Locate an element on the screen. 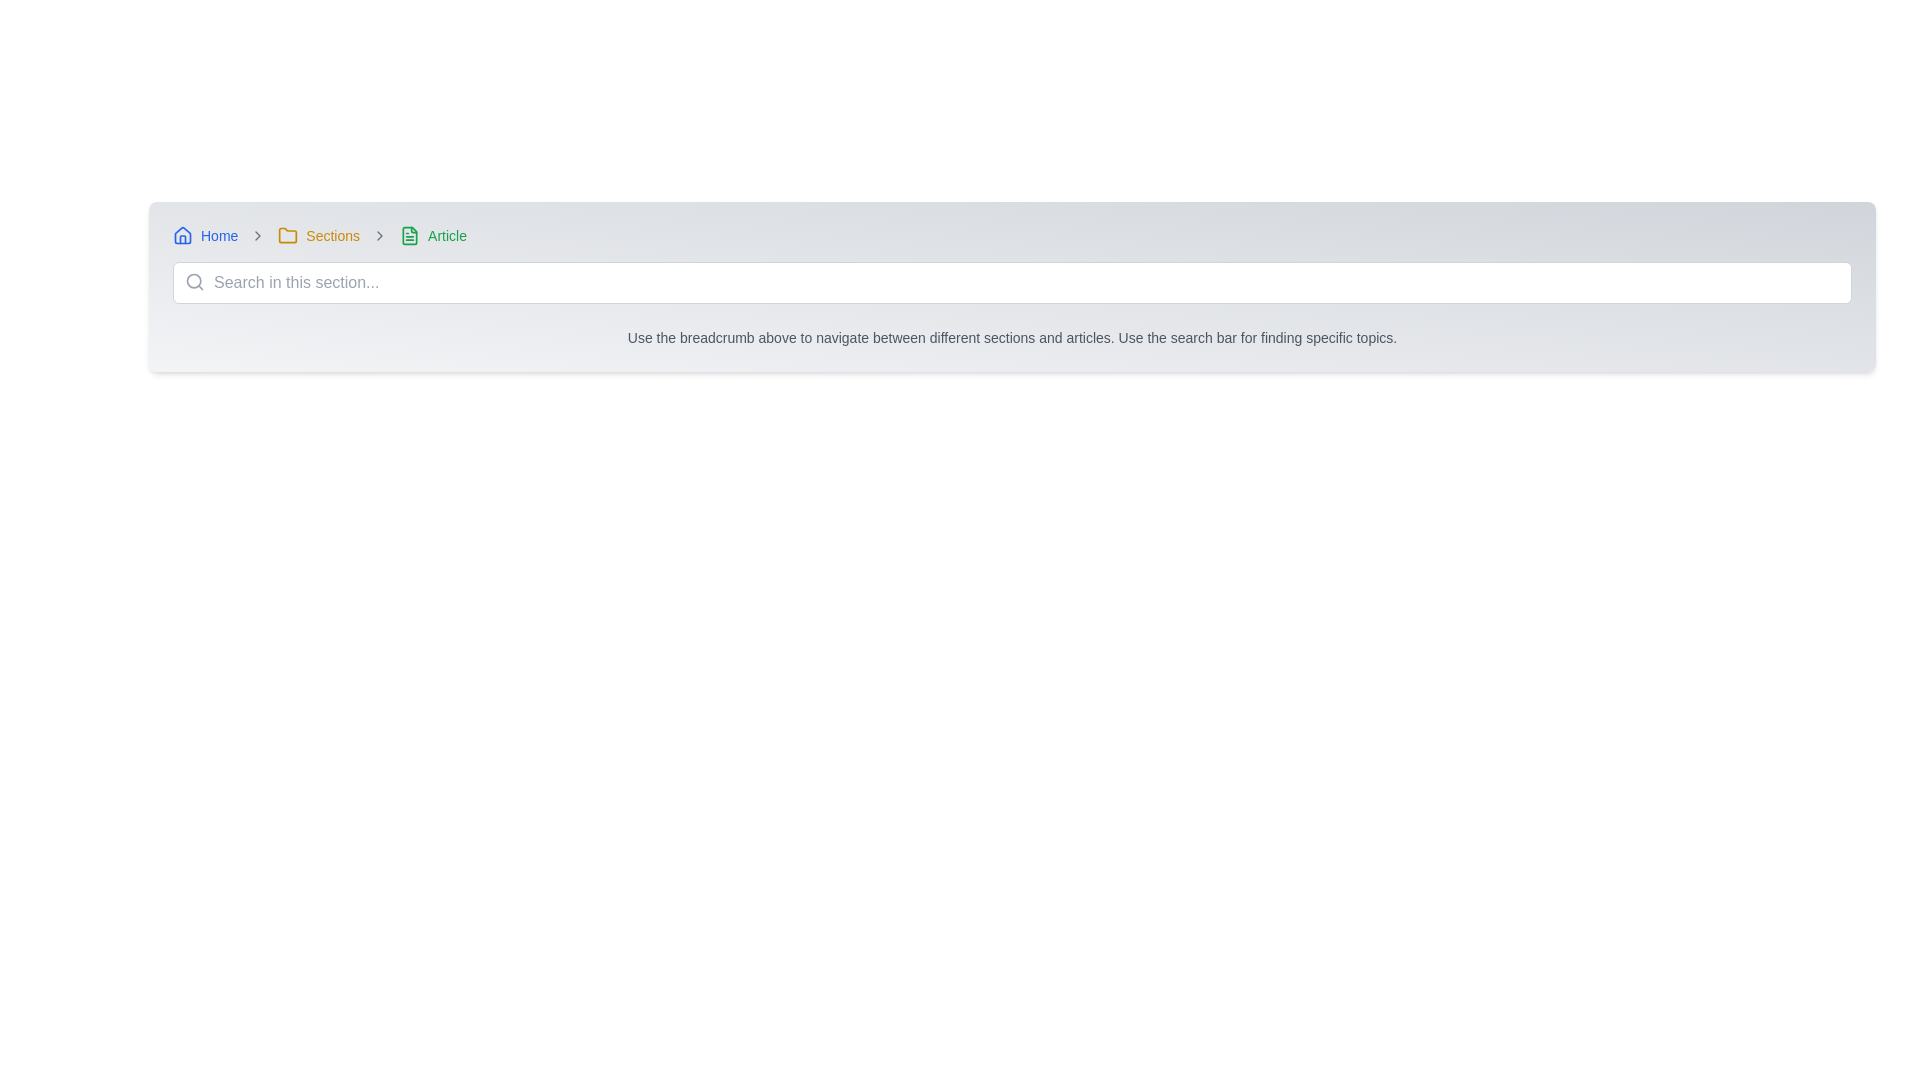  the circle segment of the magnifying glass icon located within the search field, positioned to the left side of the input box is located at coordinates (194, 281).